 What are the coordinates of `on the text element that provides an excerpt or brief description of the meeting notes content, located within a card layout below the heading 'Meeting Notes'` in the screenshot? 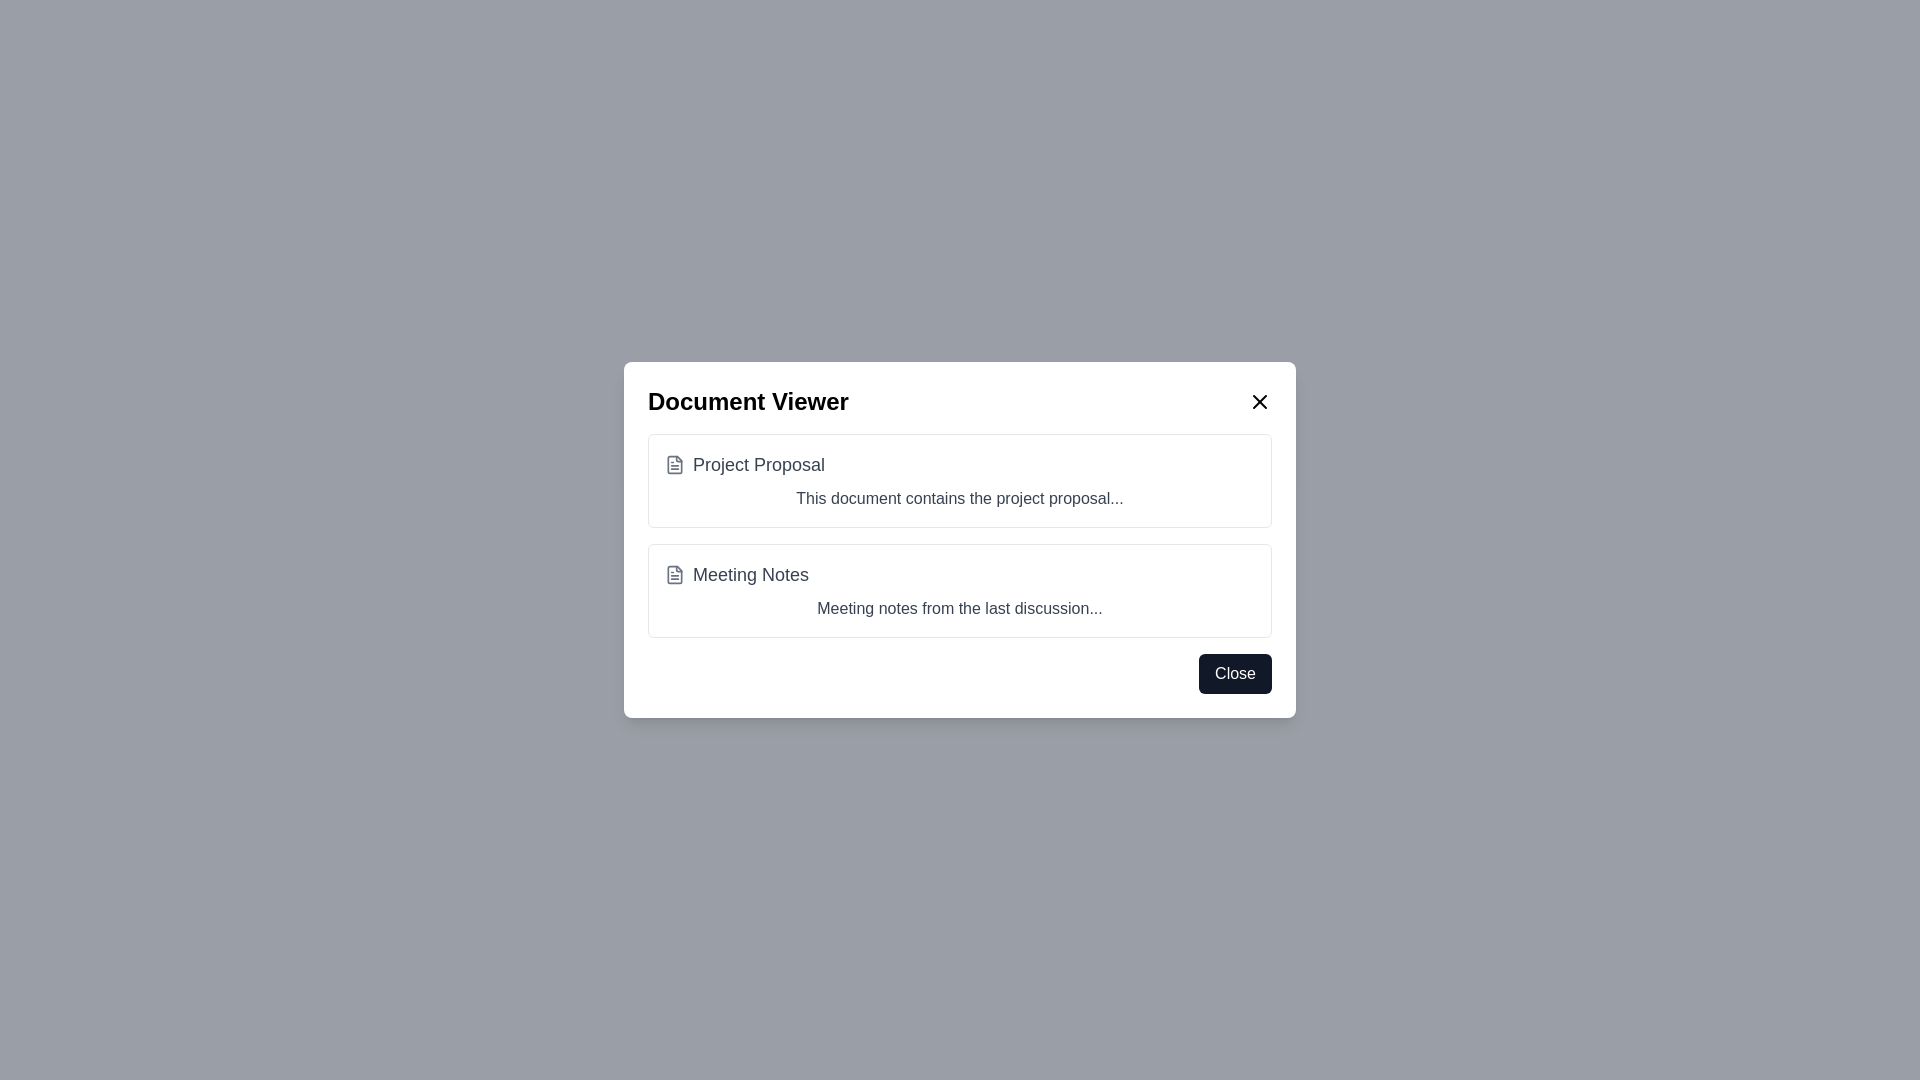 It's located at (960, 608).